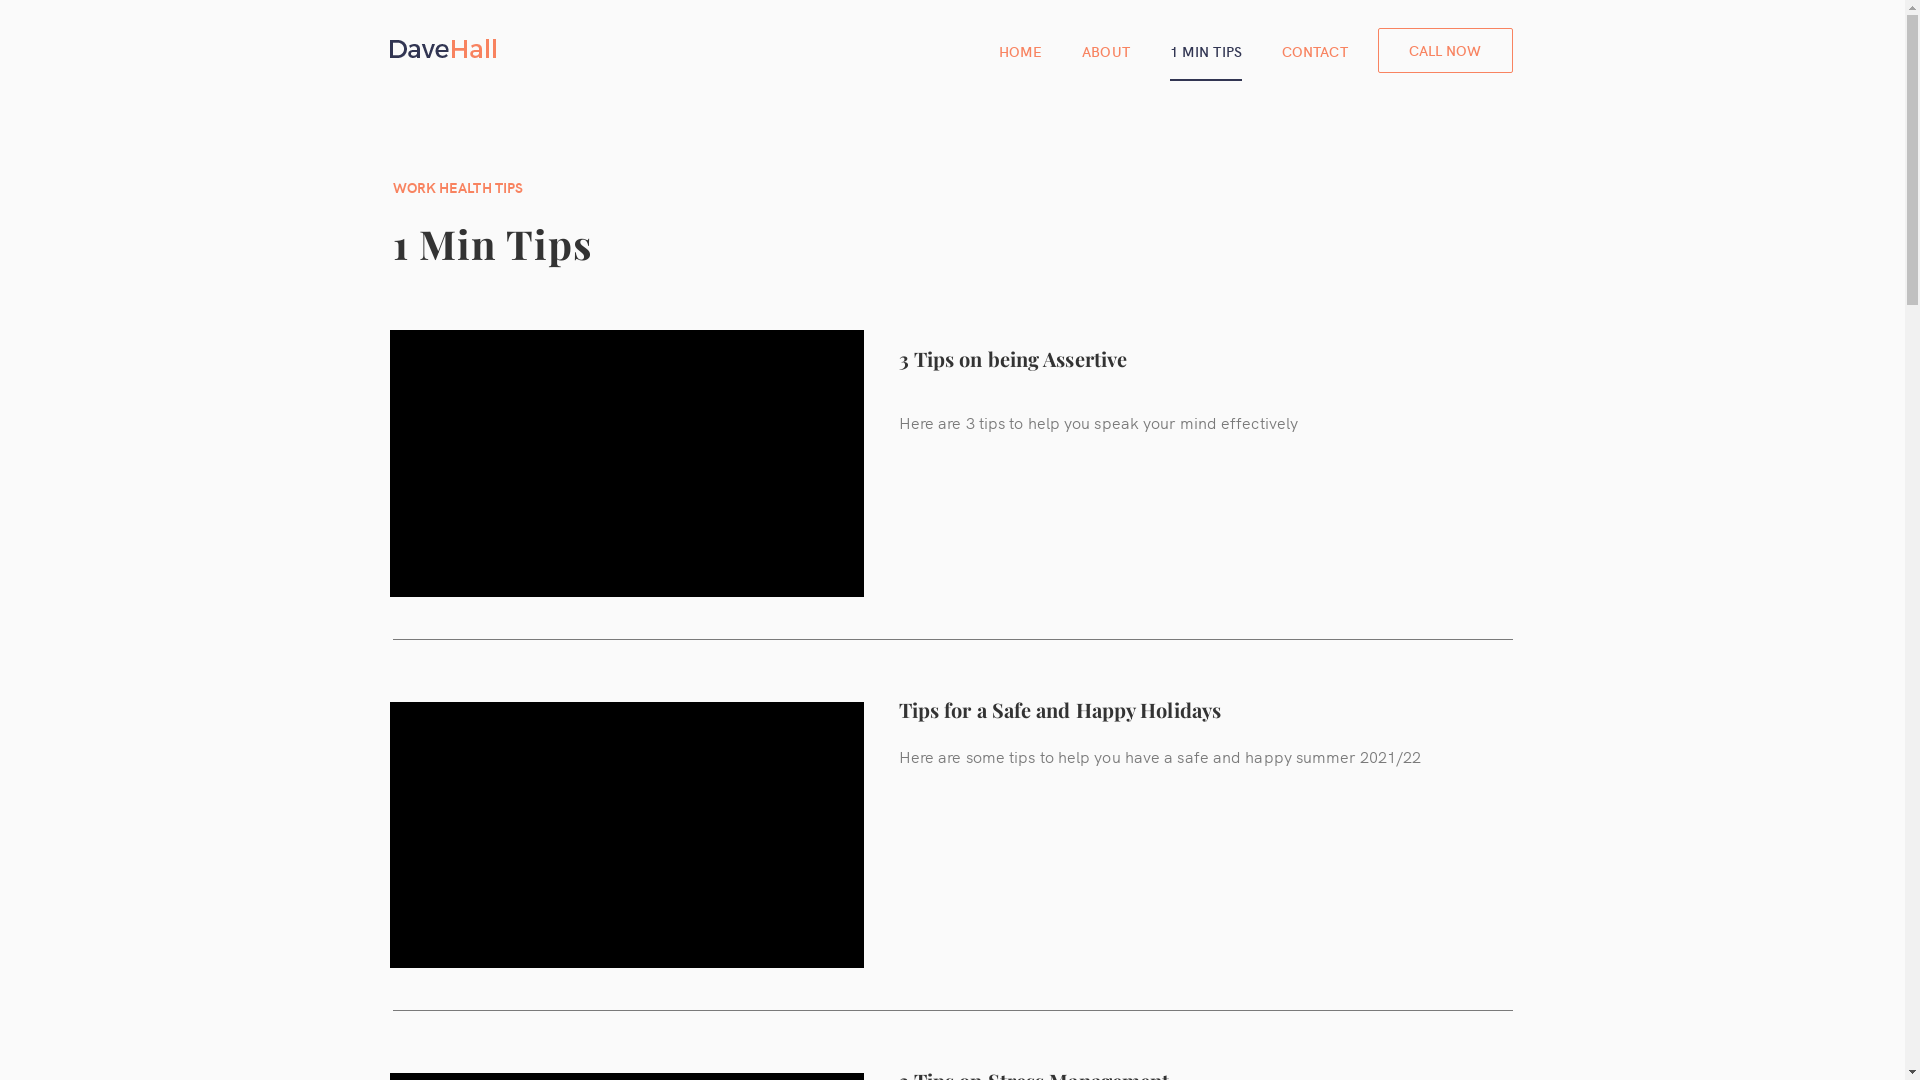  I want to click on 'youtube Video Player', so click(626, 463).